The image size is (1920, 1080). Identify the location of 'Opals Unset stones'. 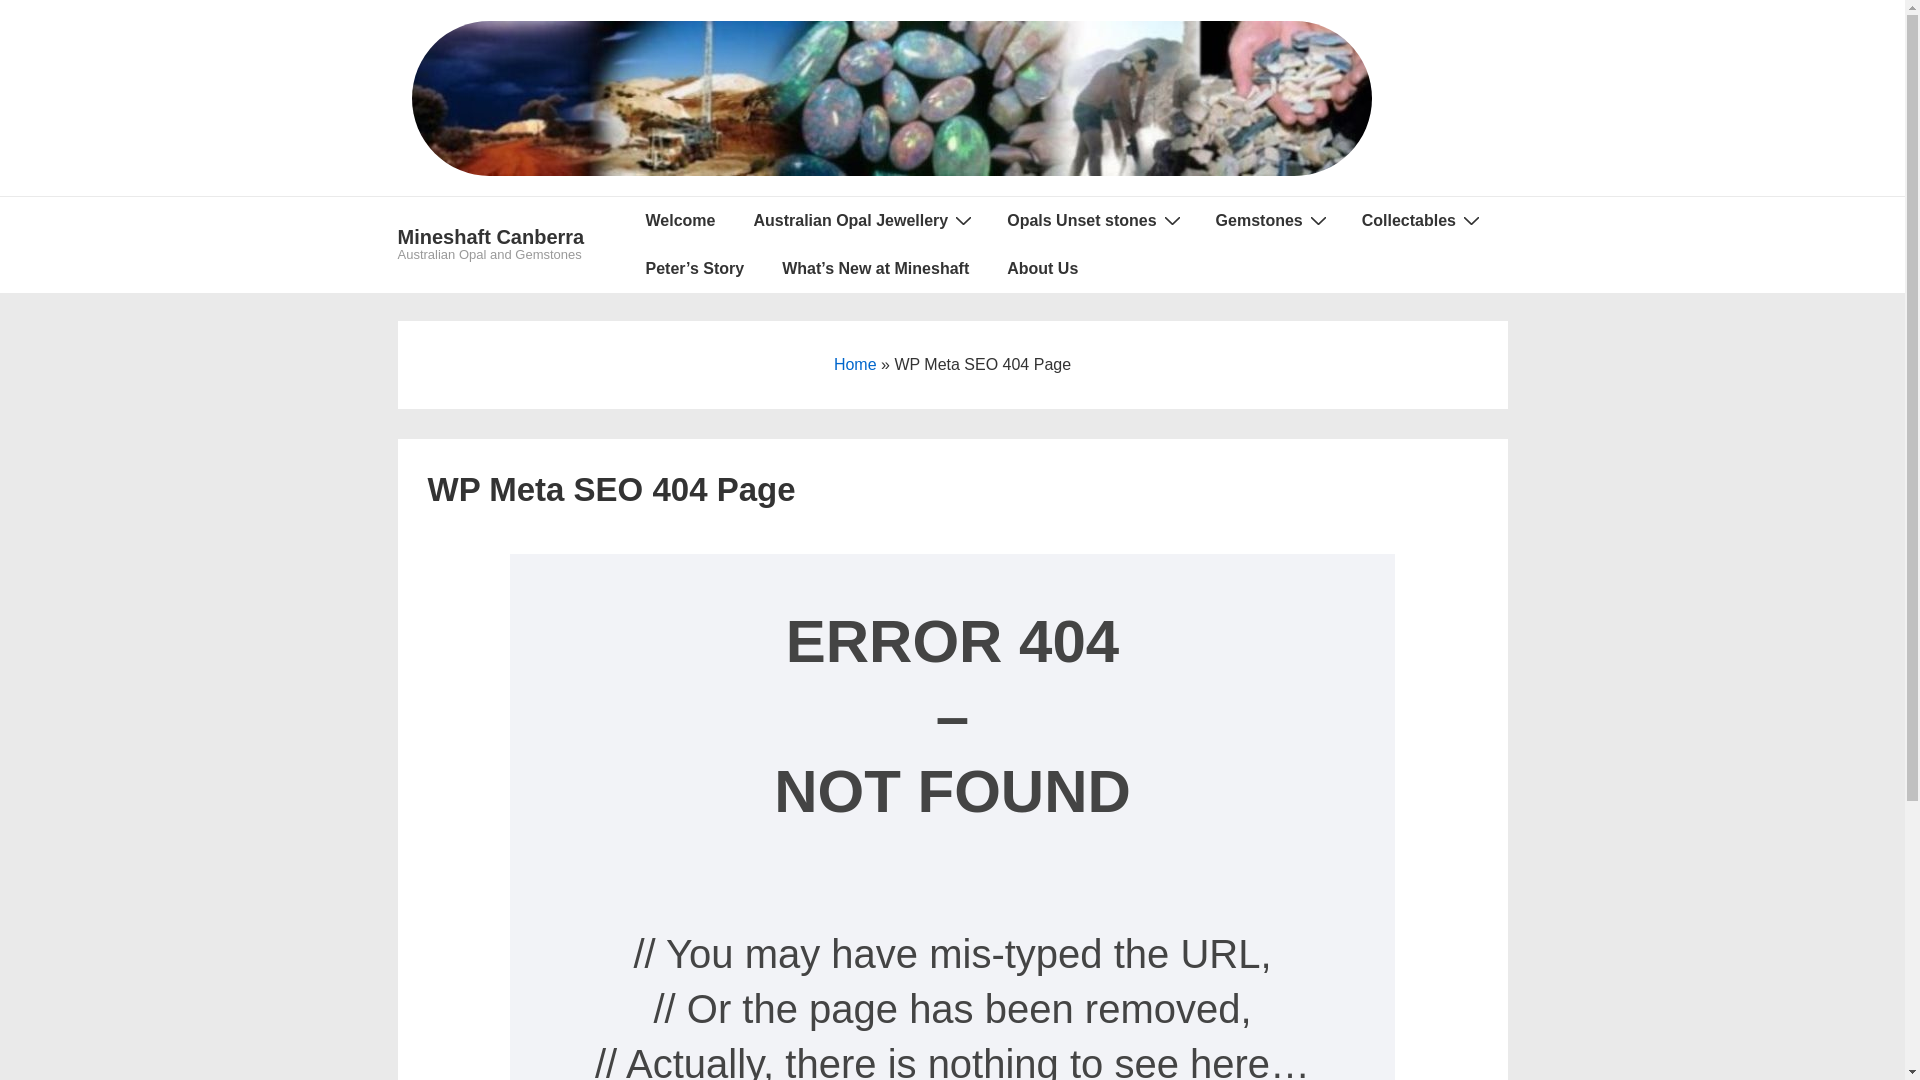
(988, 220).